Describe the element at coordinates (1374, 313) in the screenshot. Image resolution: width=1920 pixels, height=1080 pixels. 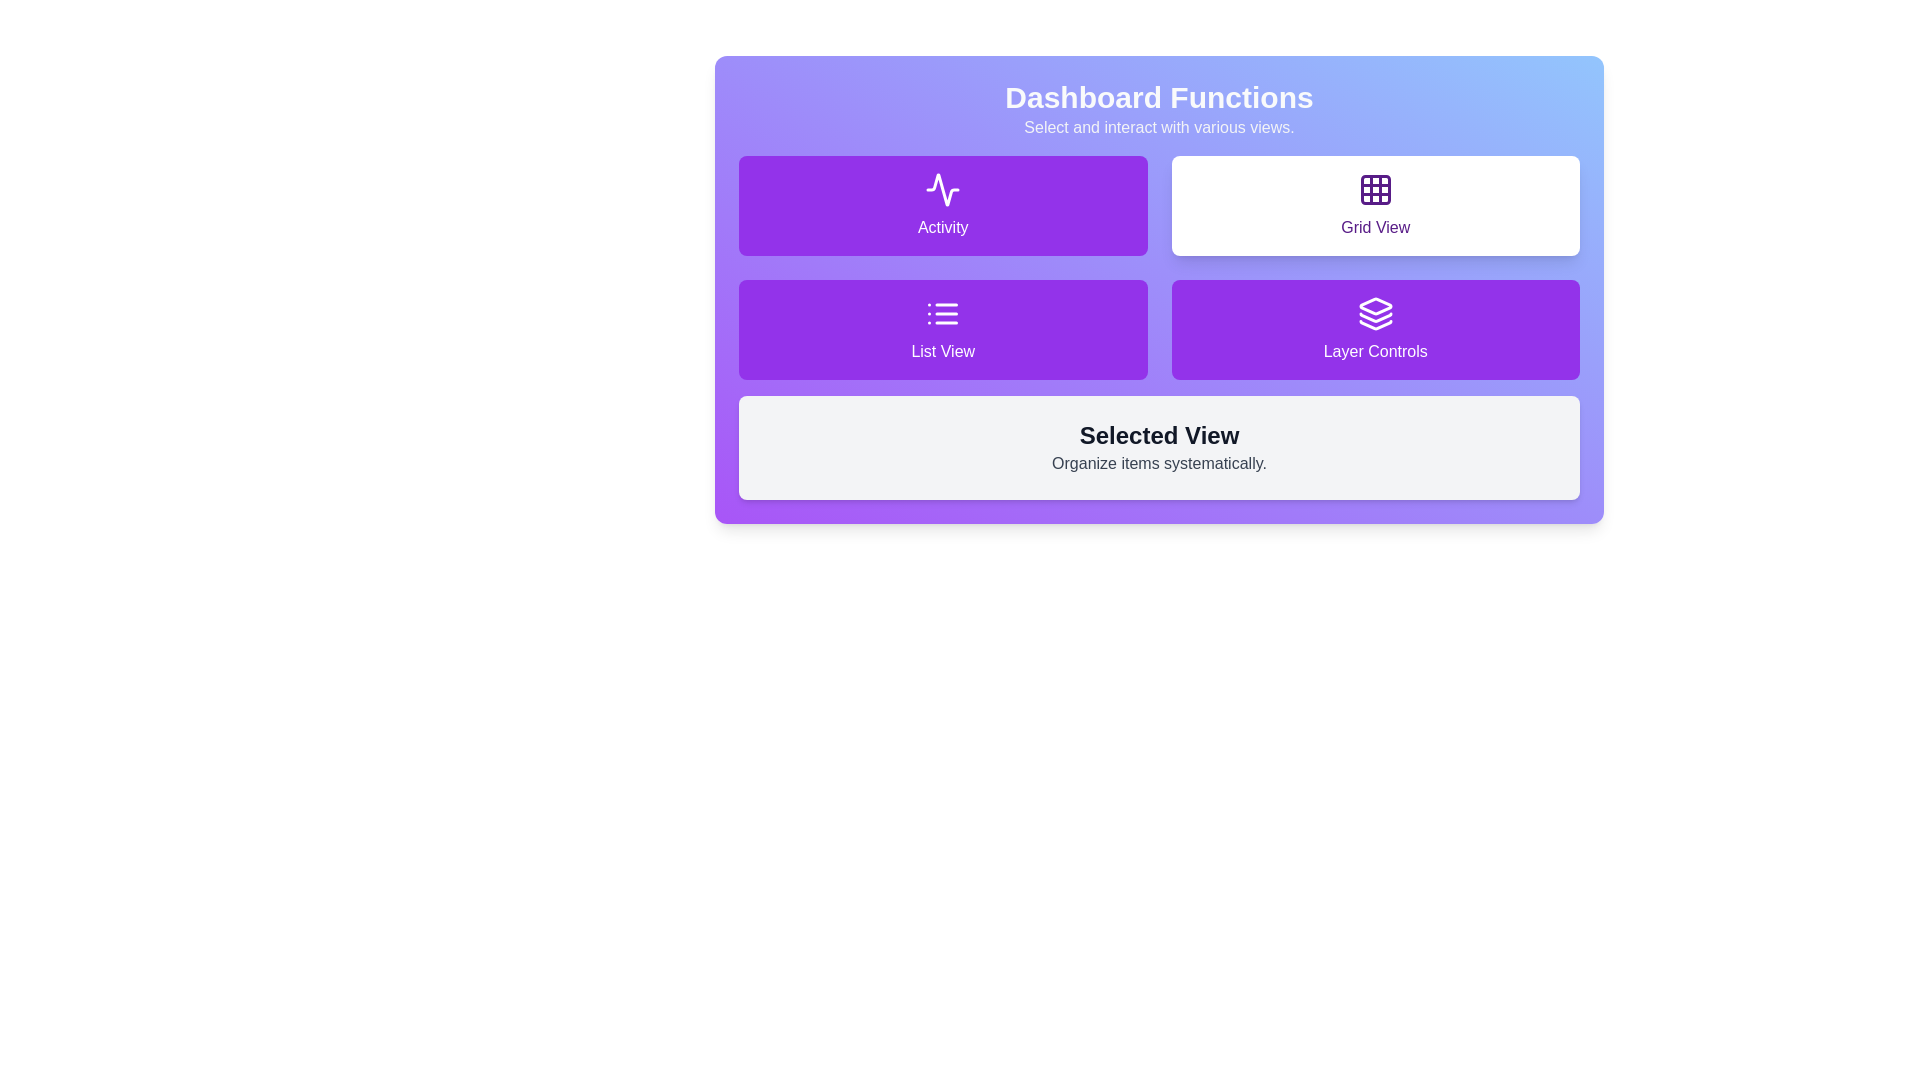
I see `the icon with three stacked layers, depicted in white and within a purple square, located above the 'Layer Controls' text in the lower-right corner of the Dashboard Functions interface` at that location.